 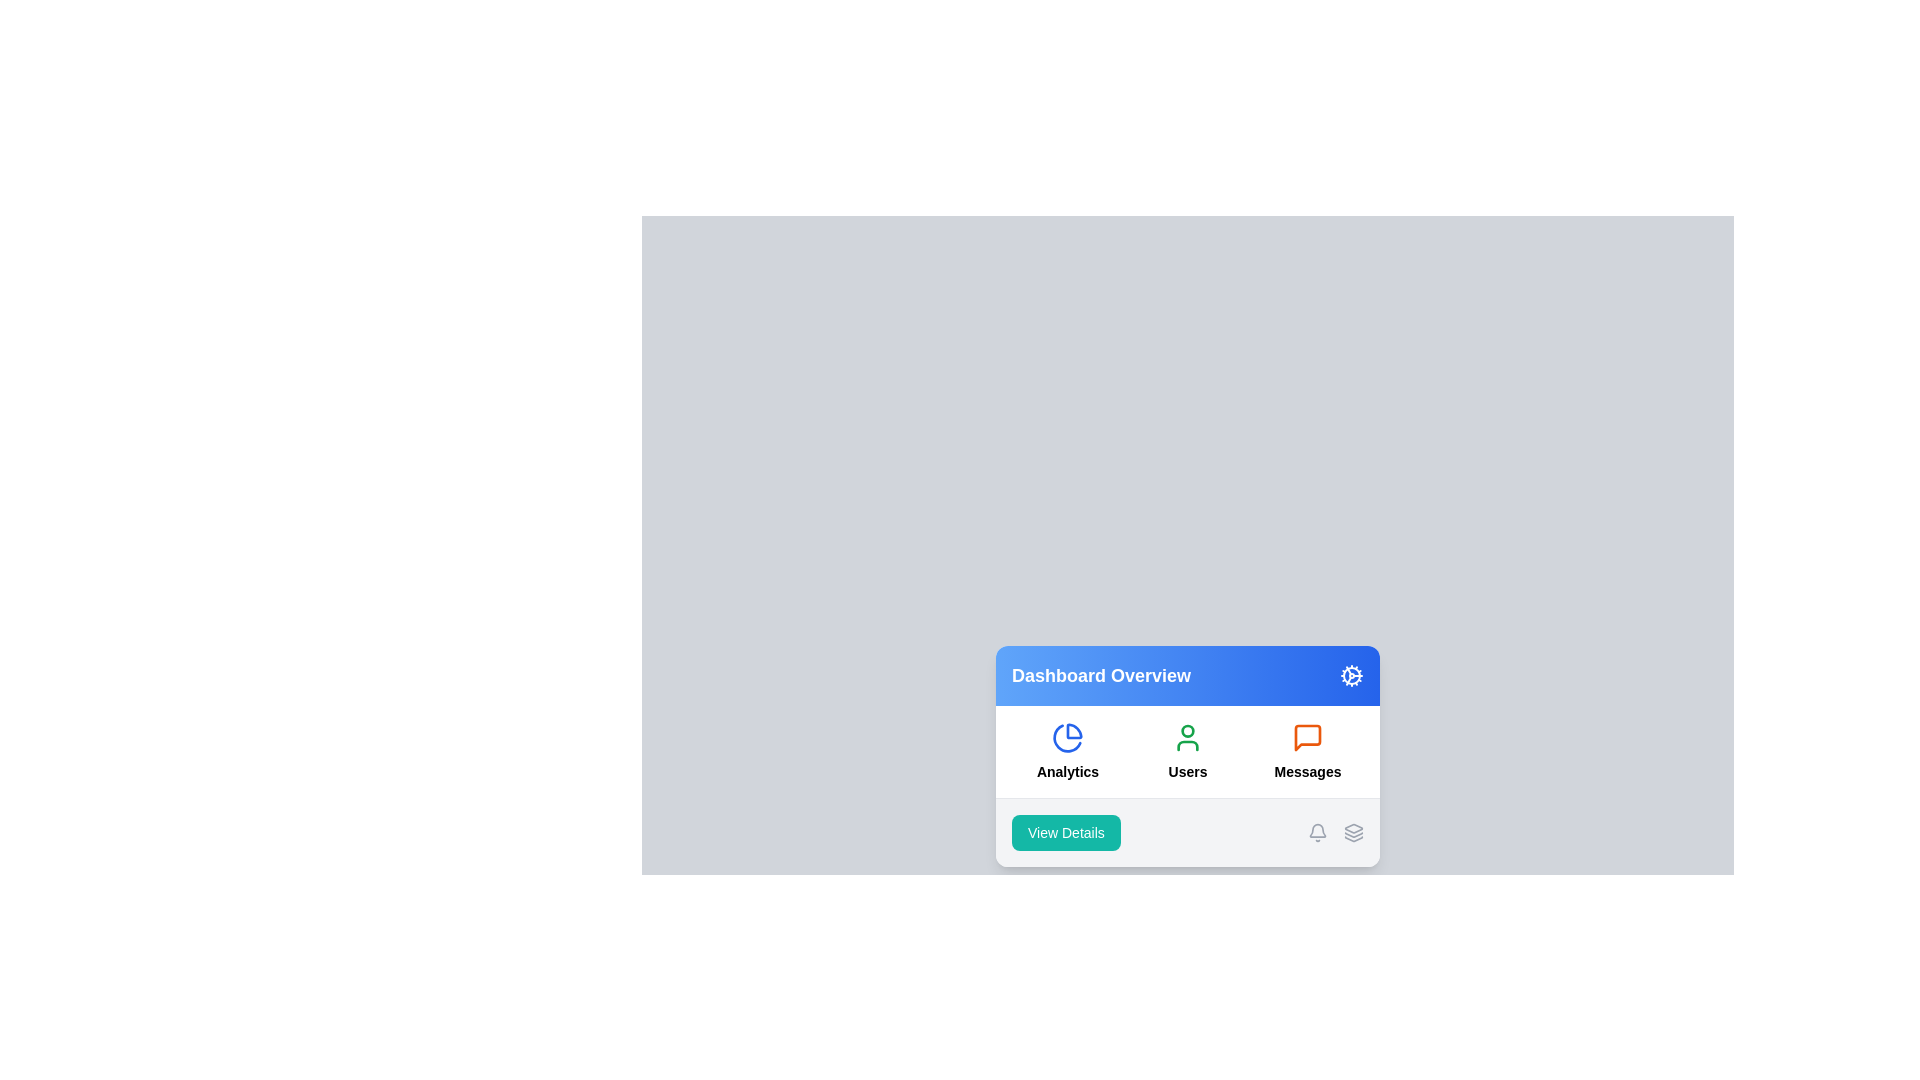 What do you see at coordinates (1187, 770) in the screenshot?
I see `the Text label that indicates the section related to users, positioned below the user icon in the 'Dashboard Overview' interface card` at bounding box center [1187, 770].